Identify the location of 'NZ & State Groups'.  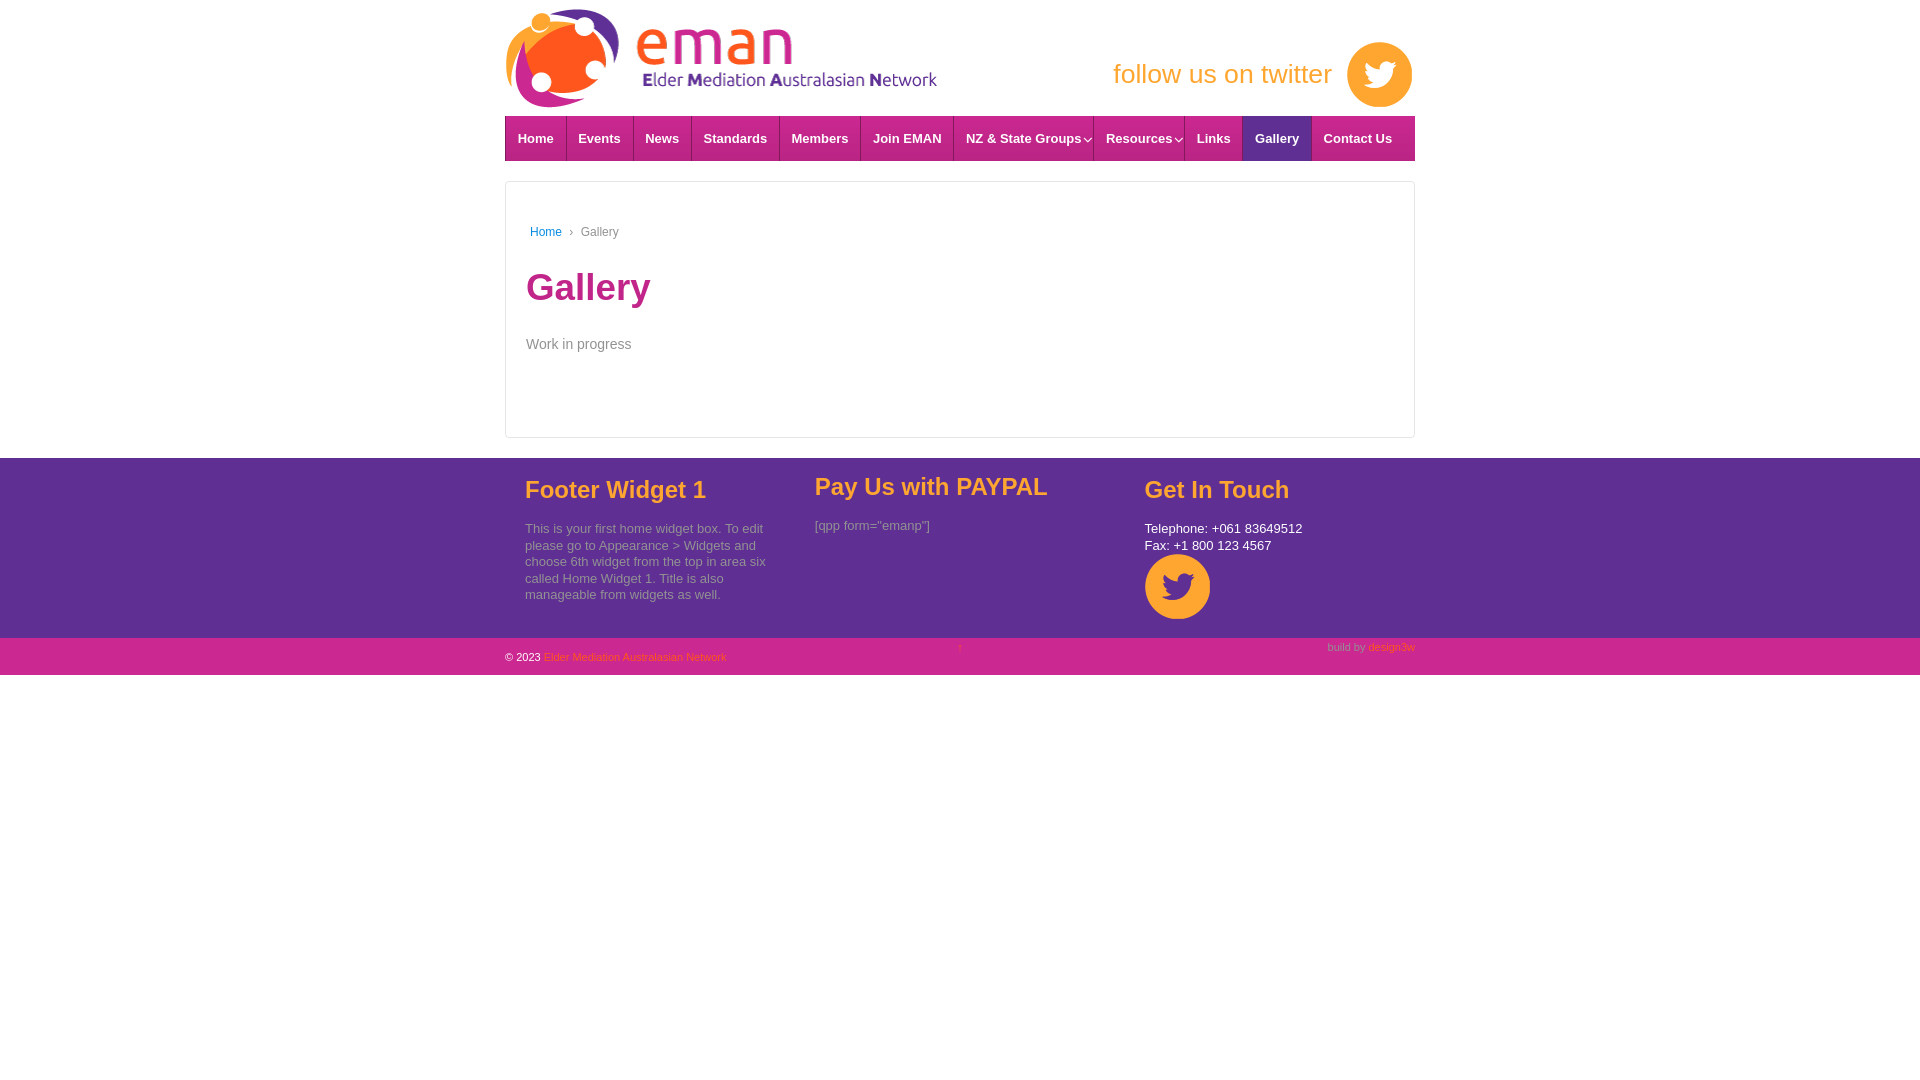
(1022, 137).